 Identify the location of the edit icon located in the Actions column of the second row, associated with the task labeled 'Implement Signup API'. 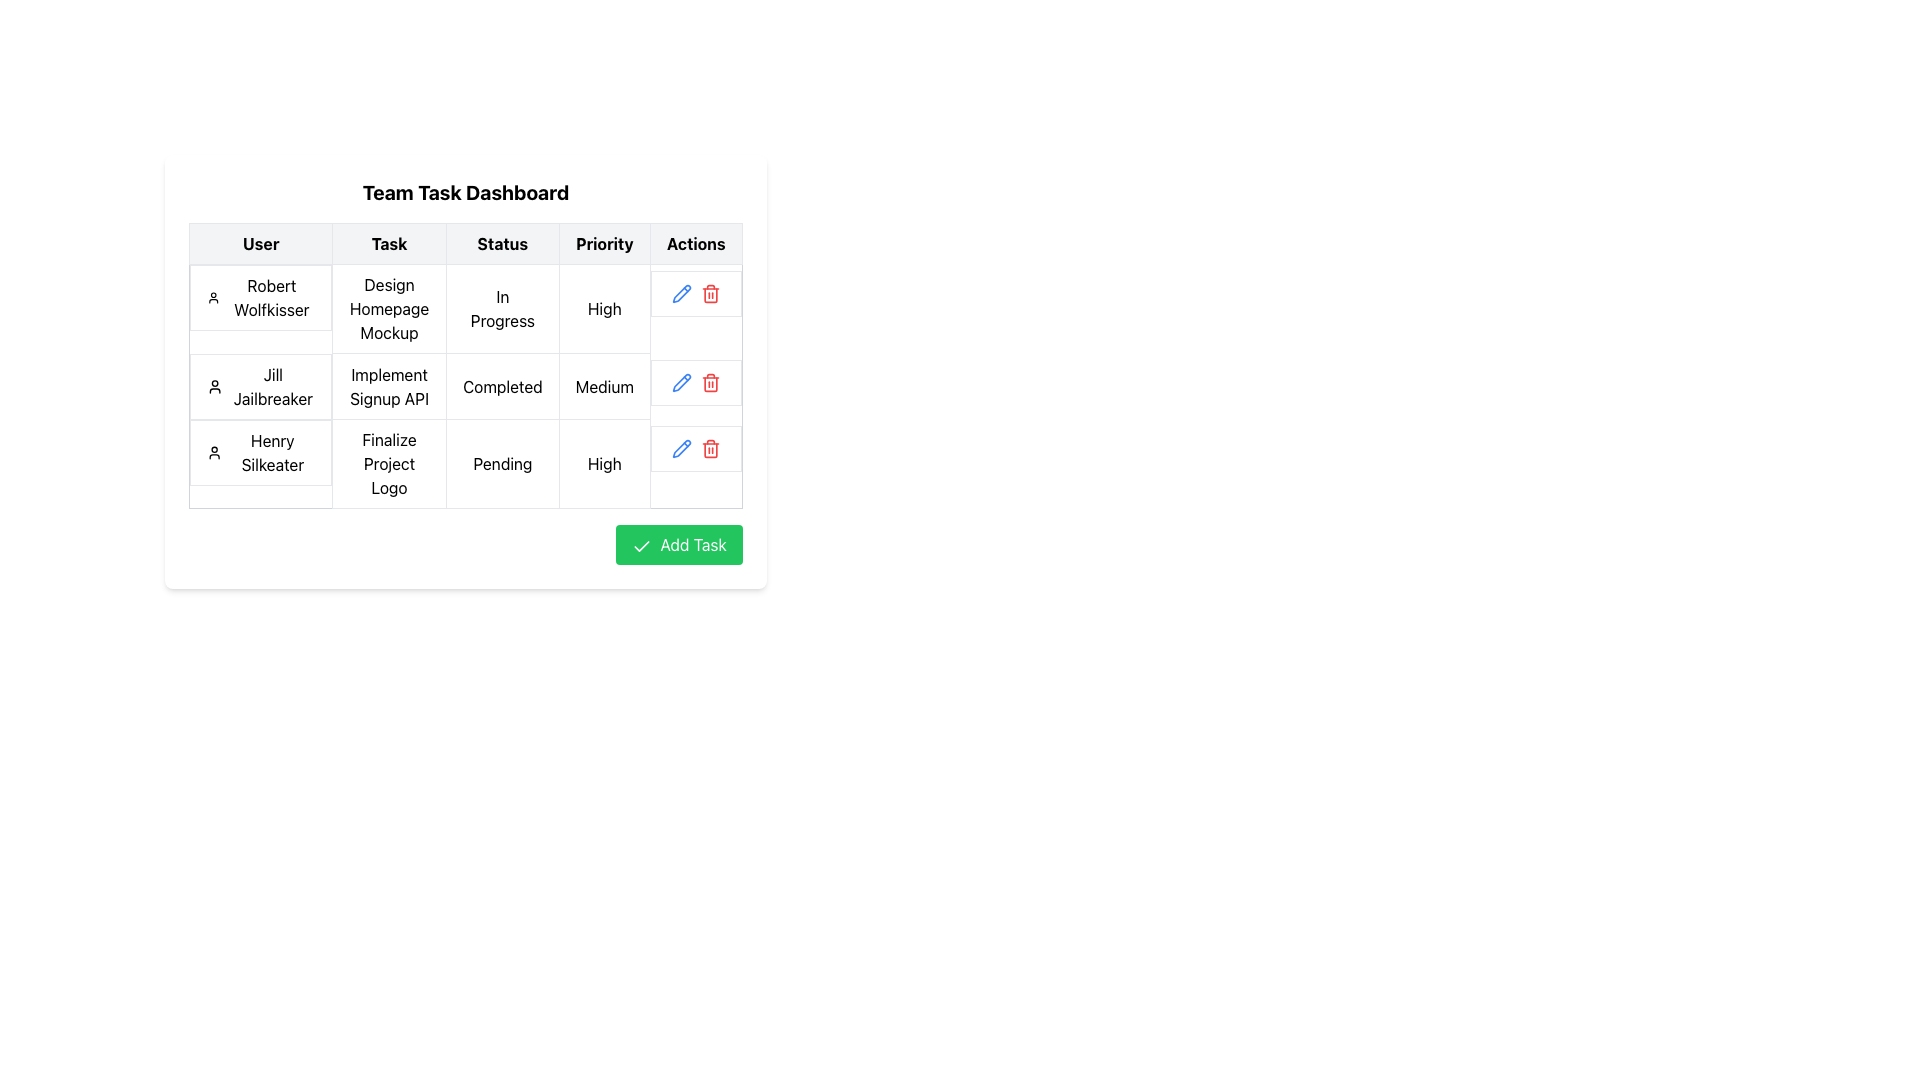
(682, 293).